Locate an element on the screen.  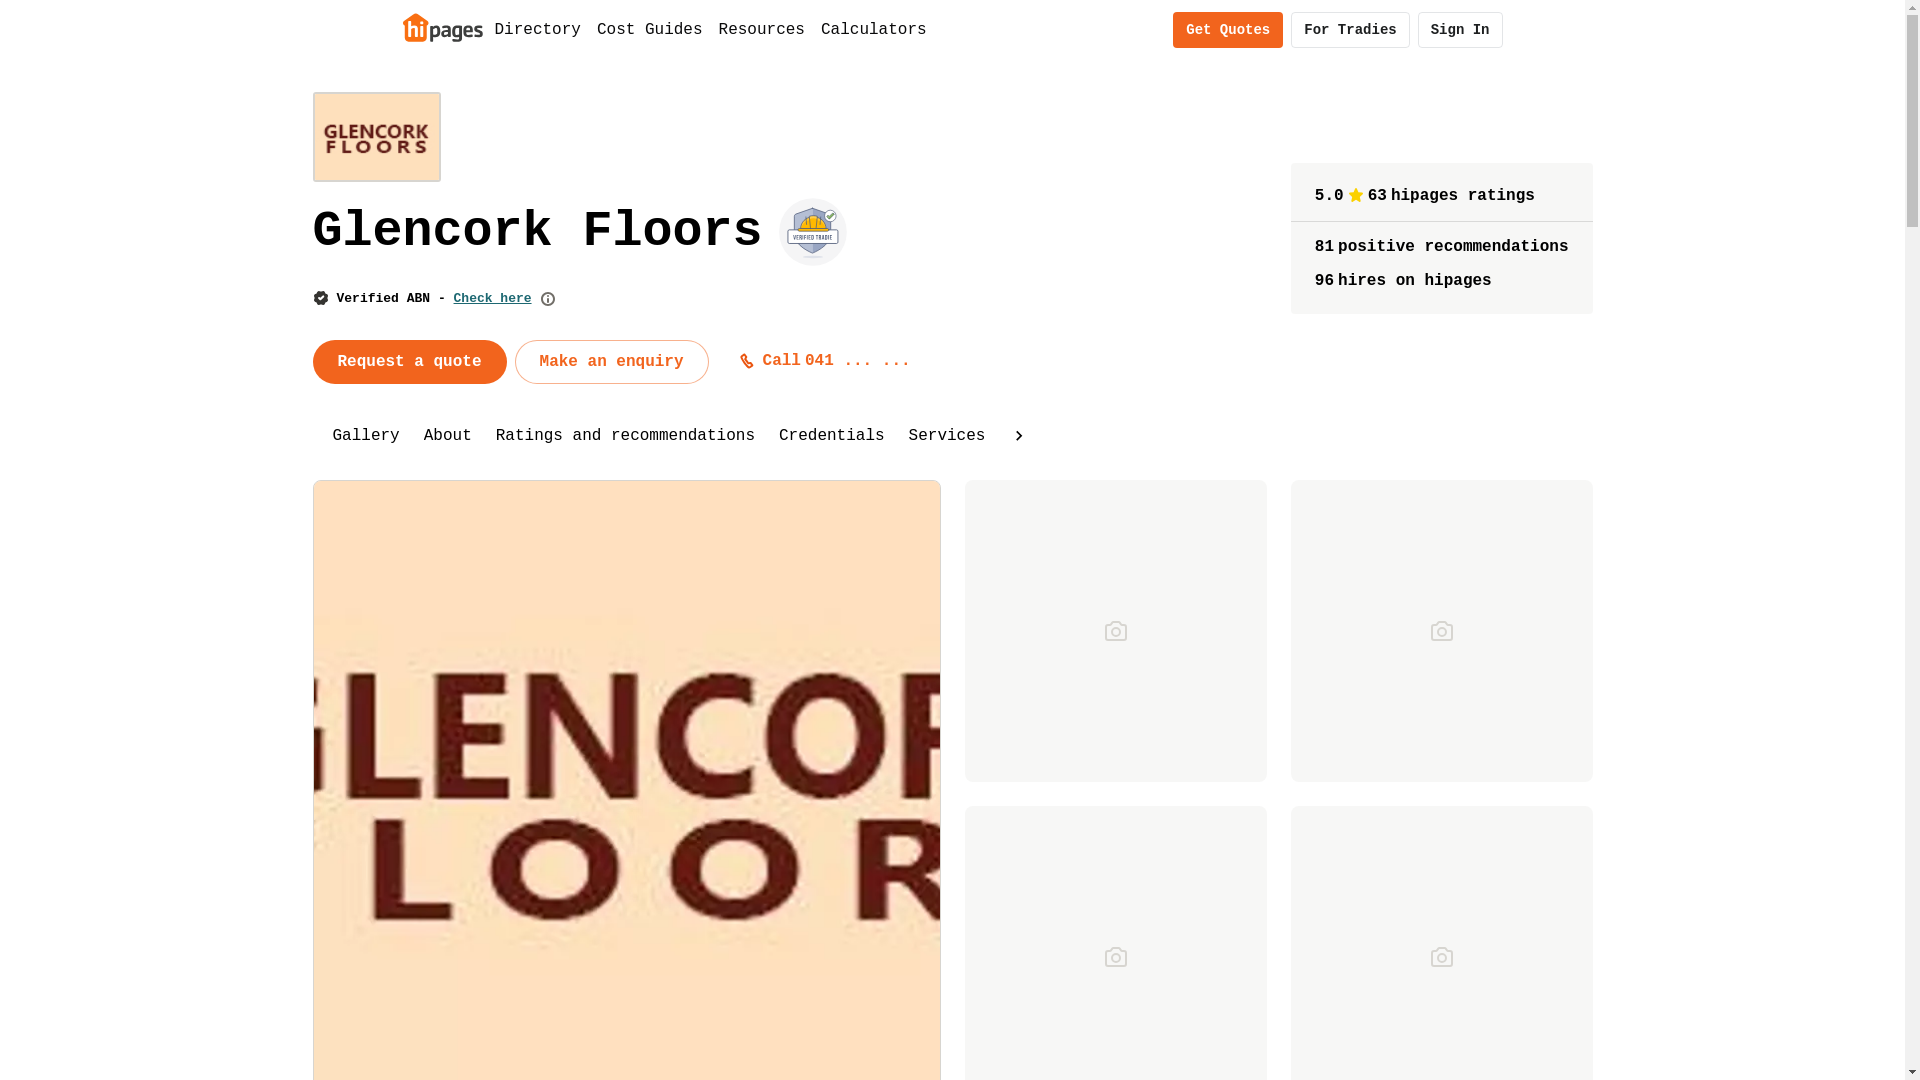
'Gallery' is located at coordinates (365, 434).